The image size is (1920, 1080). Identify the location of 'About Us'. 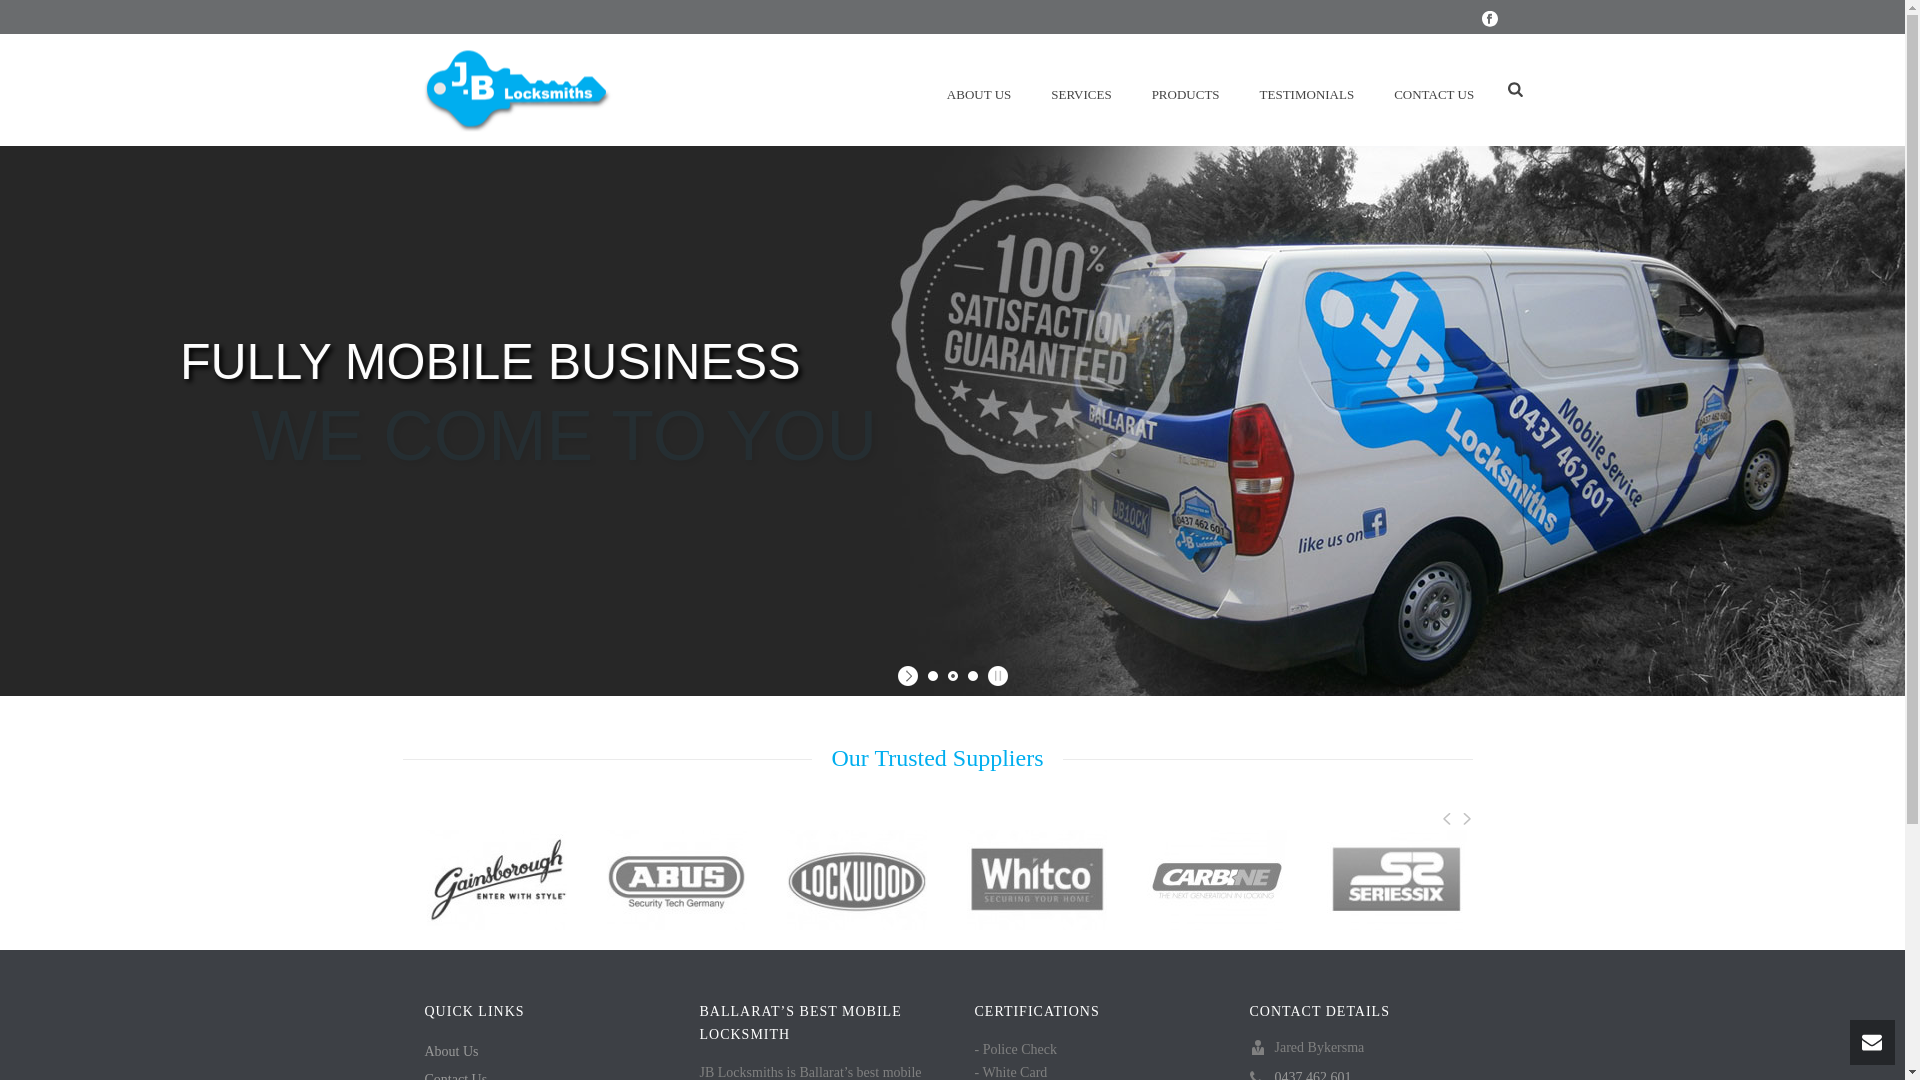
(450, 1051).